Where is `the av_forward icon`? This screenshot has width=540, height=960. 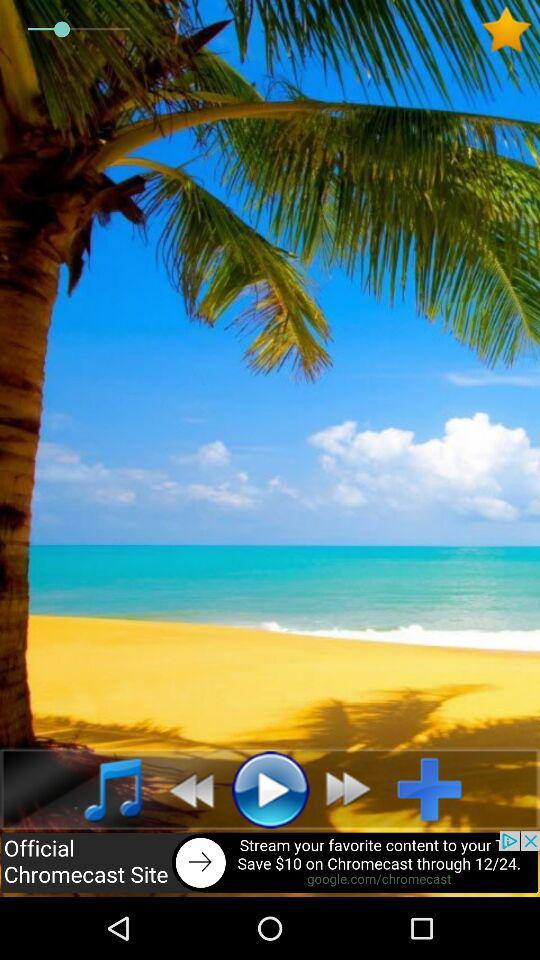 the av_forward icon is located at coordinates (353, 789).